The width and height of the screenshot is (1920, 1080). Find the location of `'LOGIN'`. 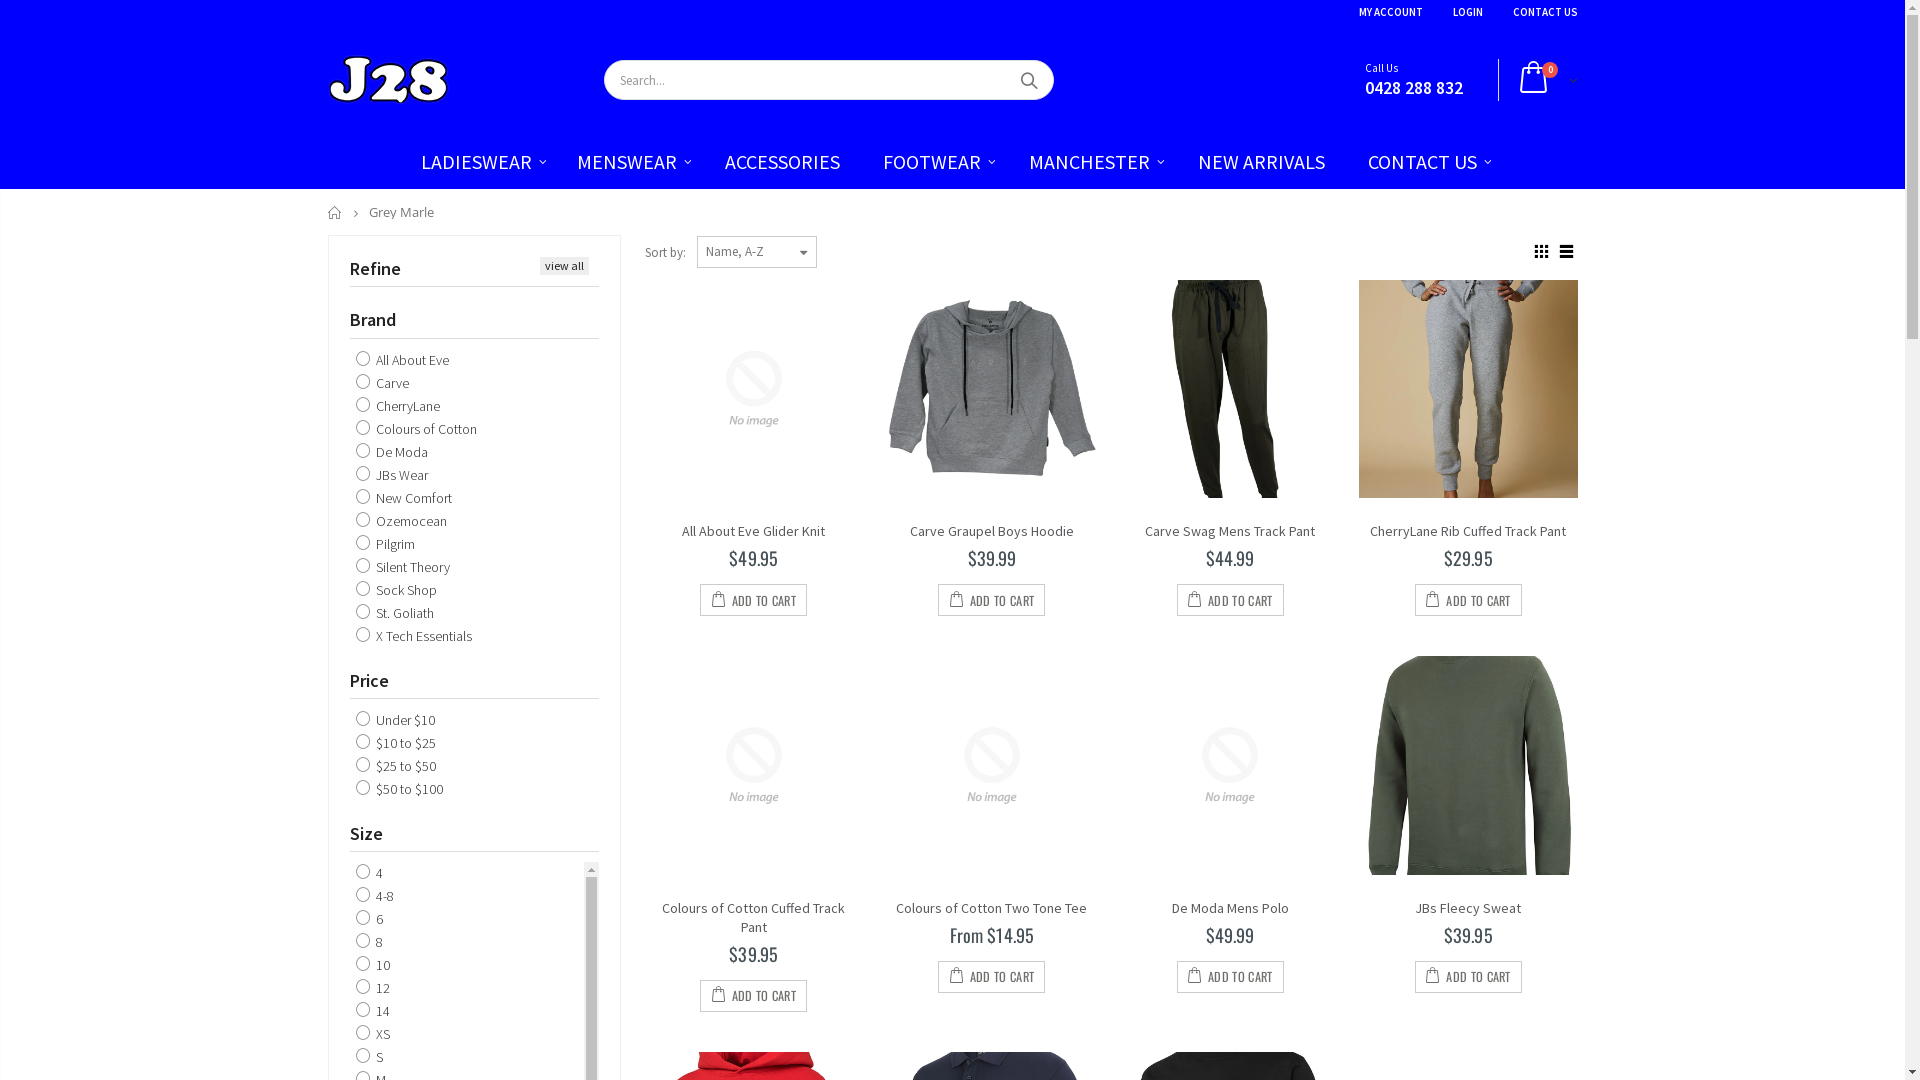

'LOGIN' is located at coordinates (1467, 11).